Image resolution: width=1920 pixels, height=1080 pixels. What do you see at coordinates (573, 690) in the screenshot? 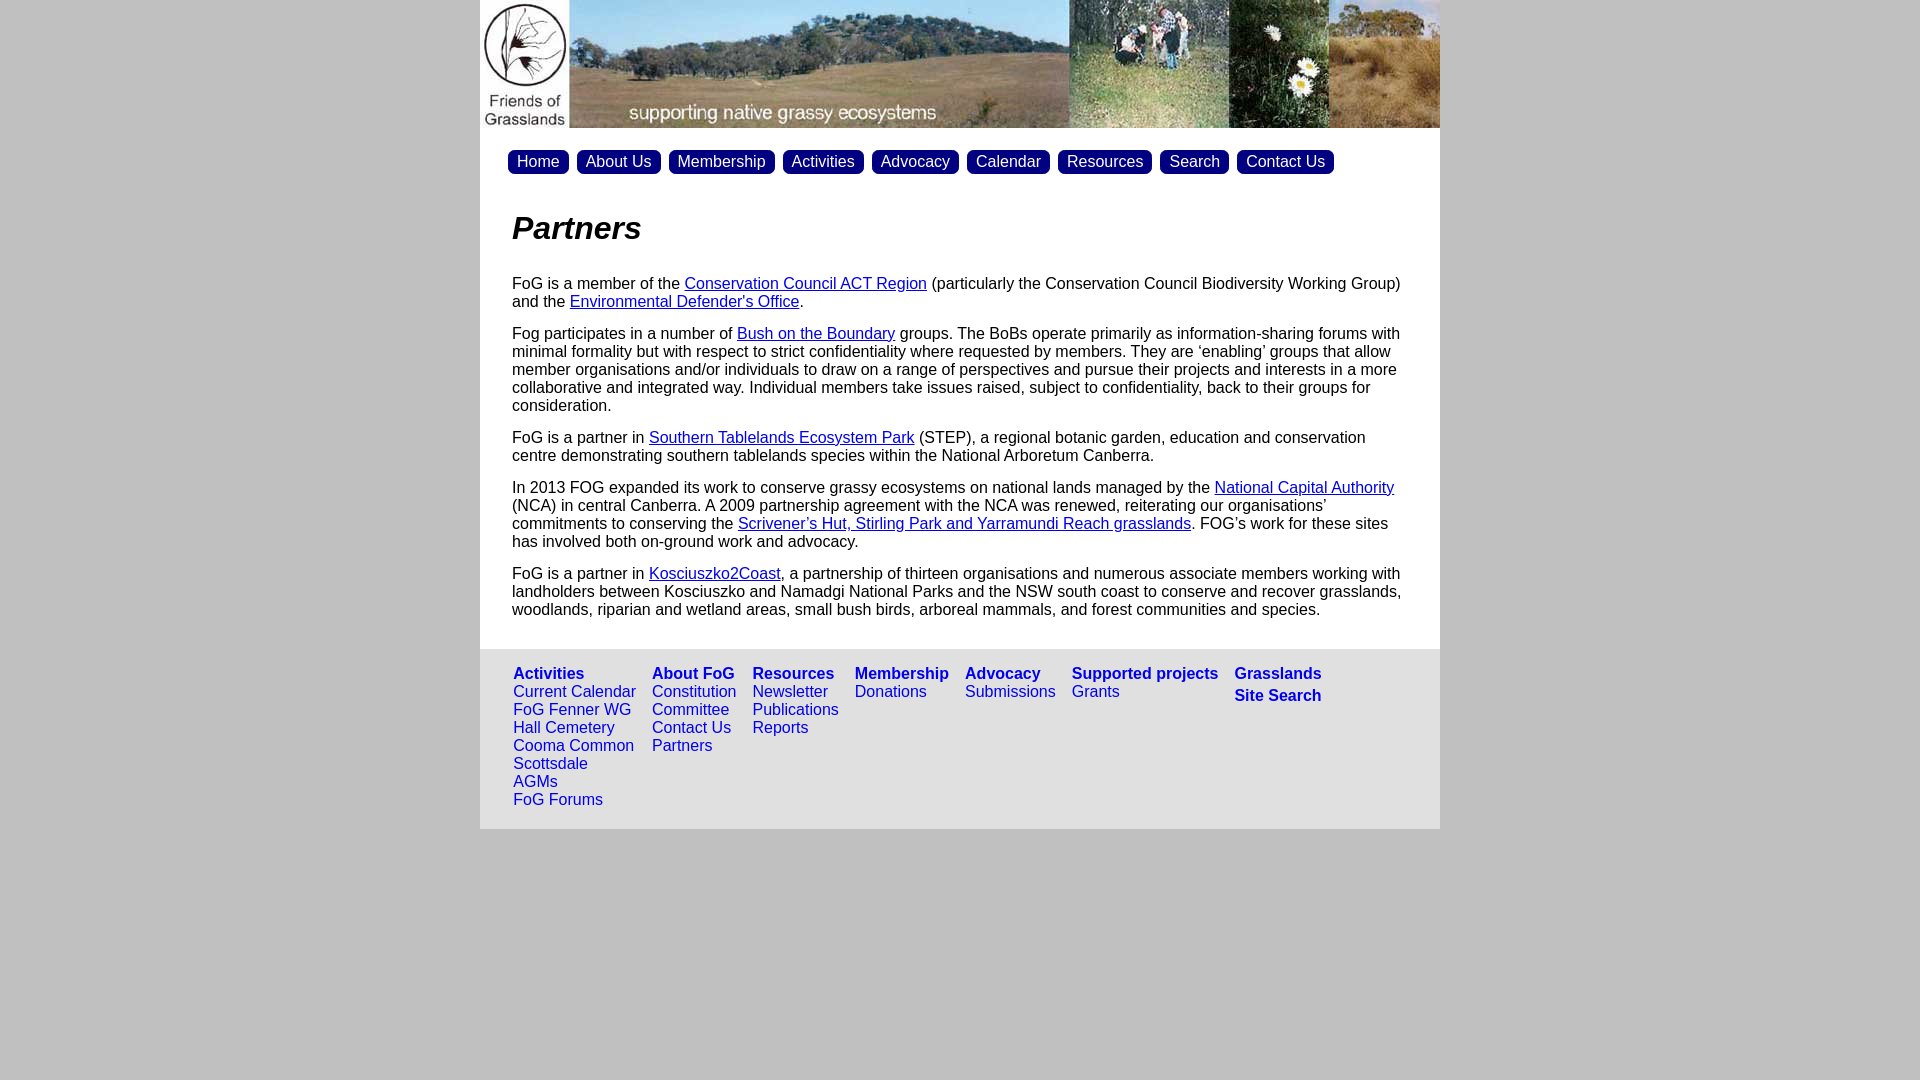
I see `'Current Calendar'` at bounding box center [573, 690].